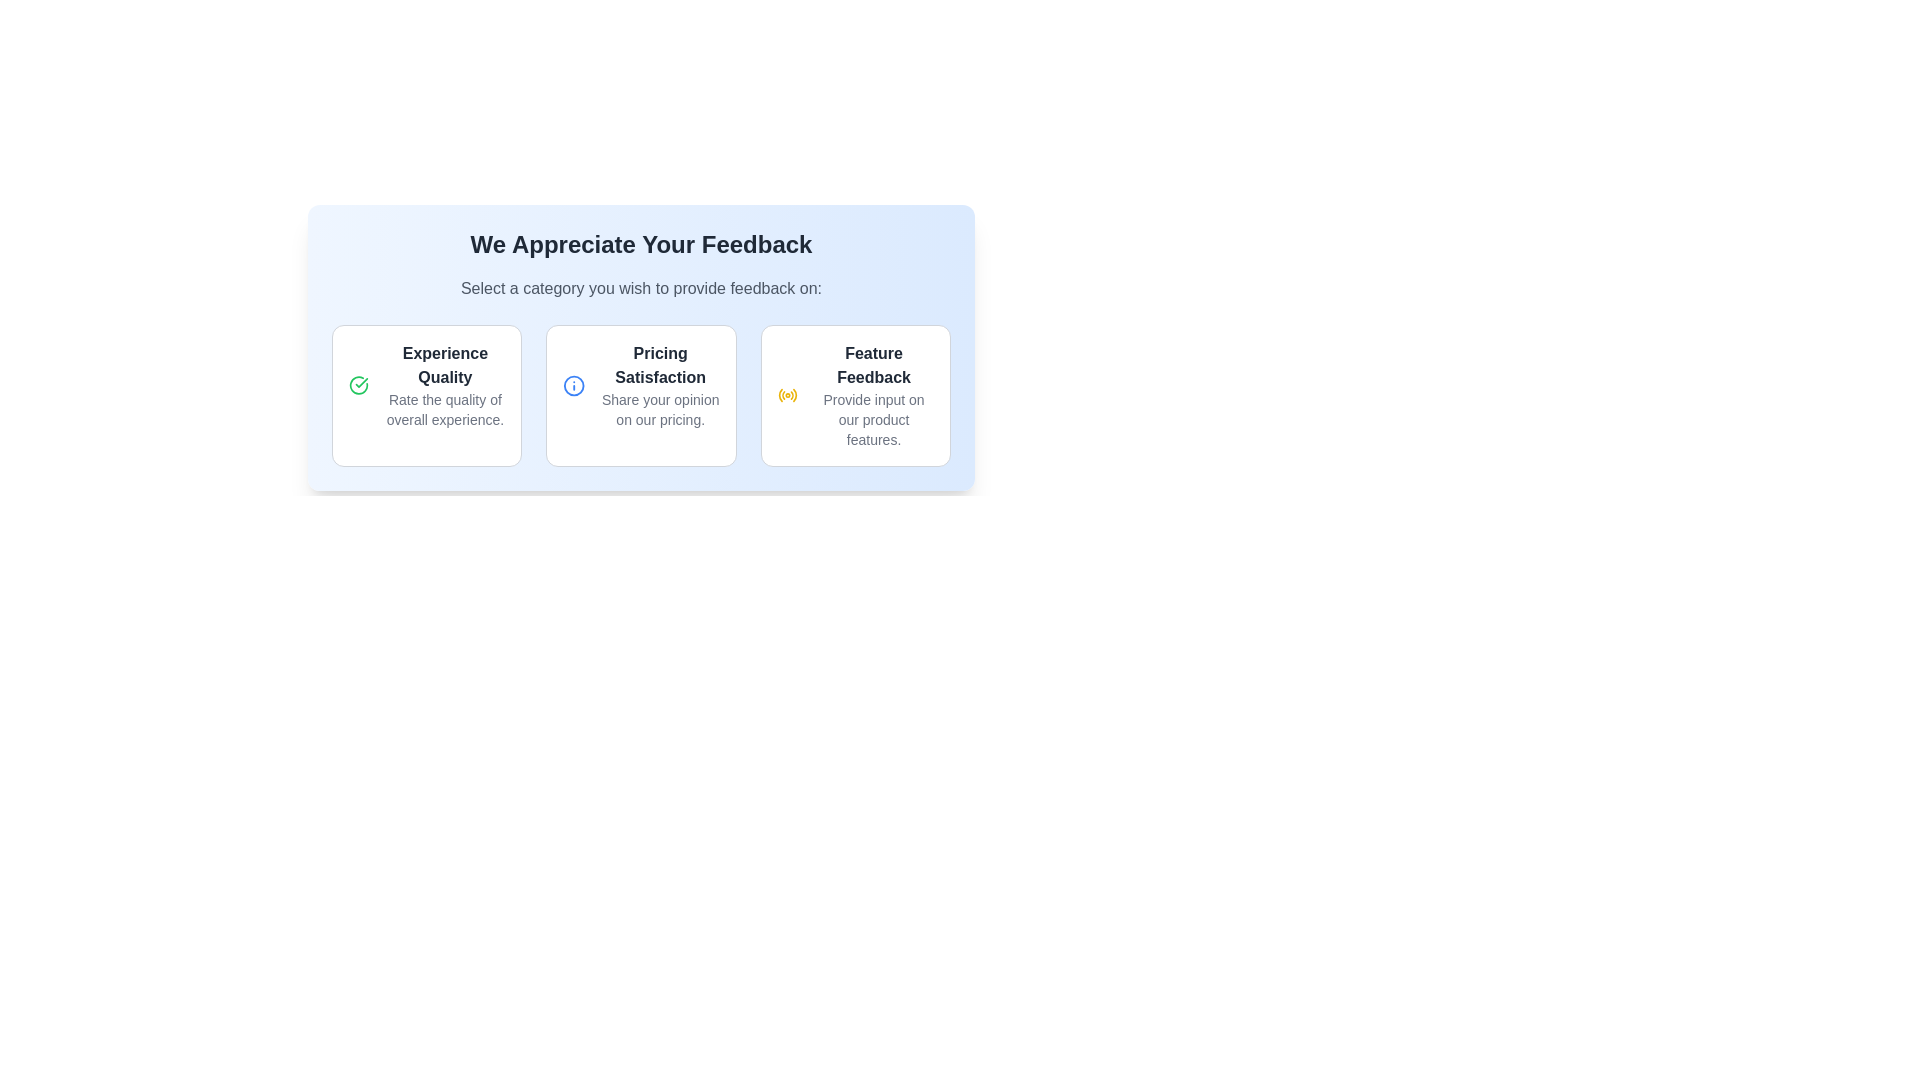 The width and height of the screenshot is (1920, 1080). What do you see at coordinates (573, 385) in the screenshot?
I see `the visual indicator icon representing 'Pricing Satisfaction' located in the second tile from the left, below the text 'We Appreciate Your Feedback'` at bounding box center [573, 385].